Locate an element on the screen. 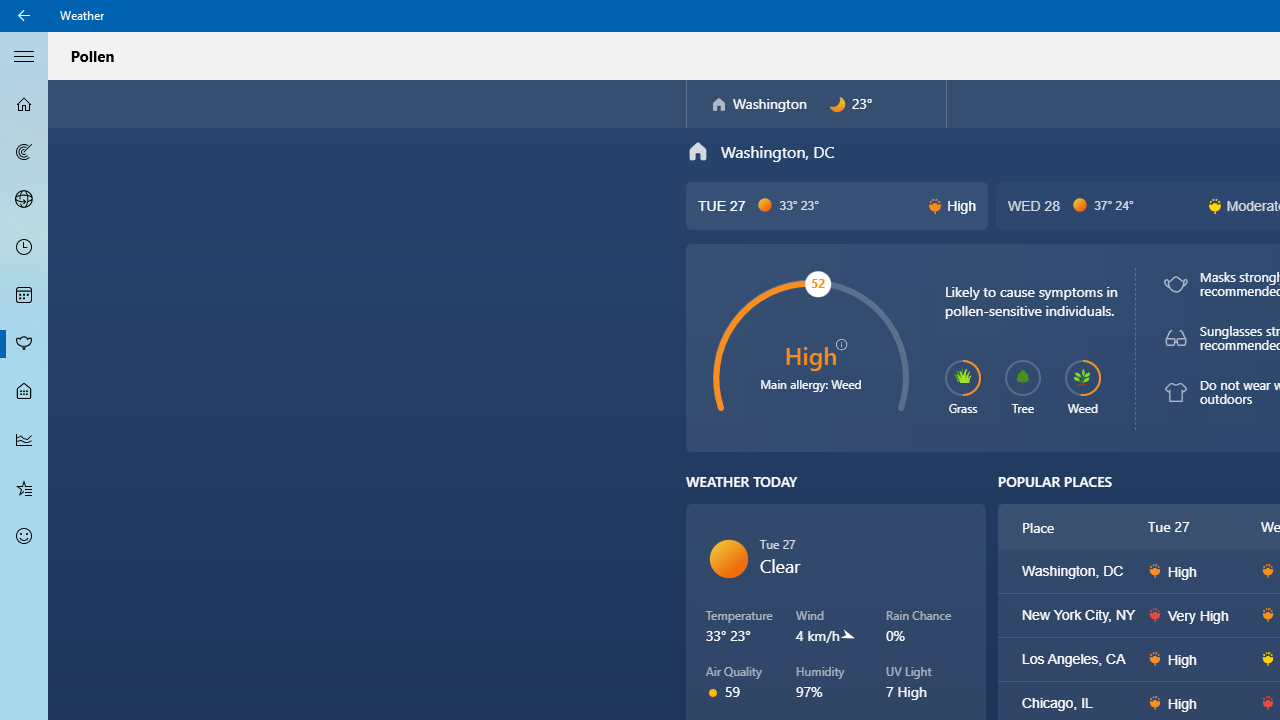 Image resolution: width=1280 pixels, height=720 pixels. 'Hourly Forecast - Not Selected' is located at coordinates (24, 247).